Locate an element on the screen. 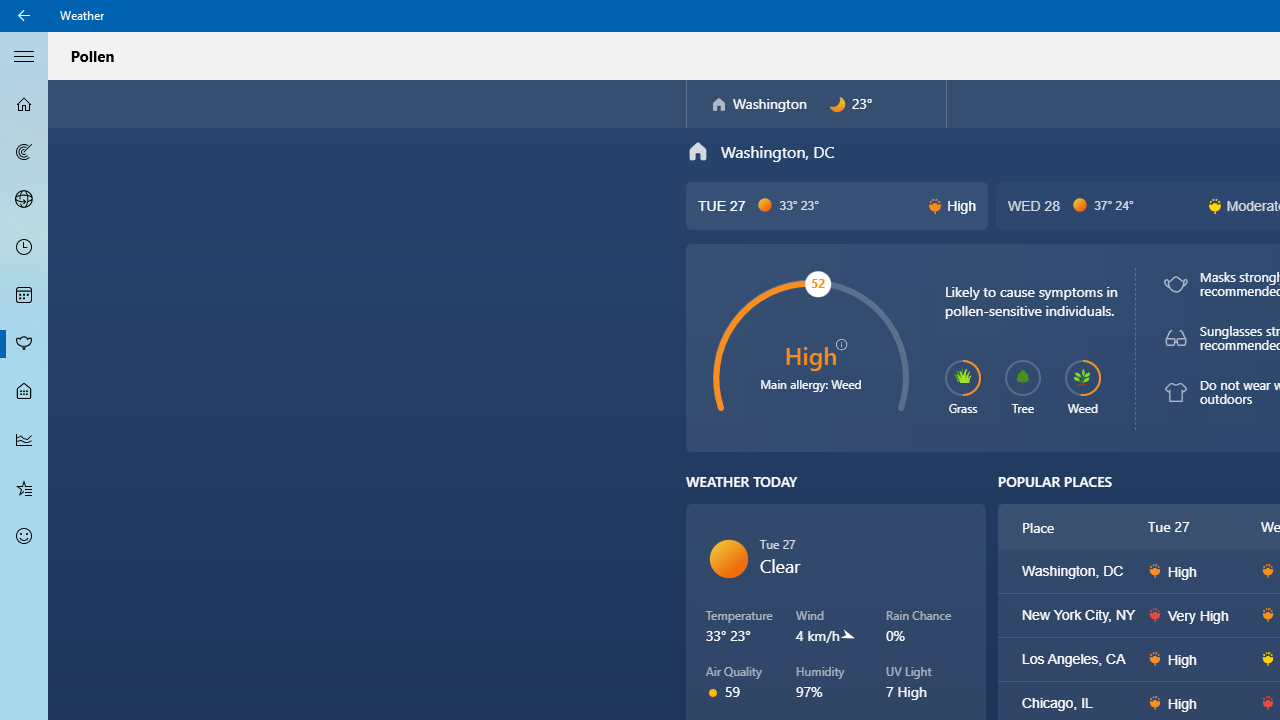 Image resolution: width=1280 pixels, height=720 pixels. 'Hourly Forecast - Not Selected' is located at coordinates (24, 247).